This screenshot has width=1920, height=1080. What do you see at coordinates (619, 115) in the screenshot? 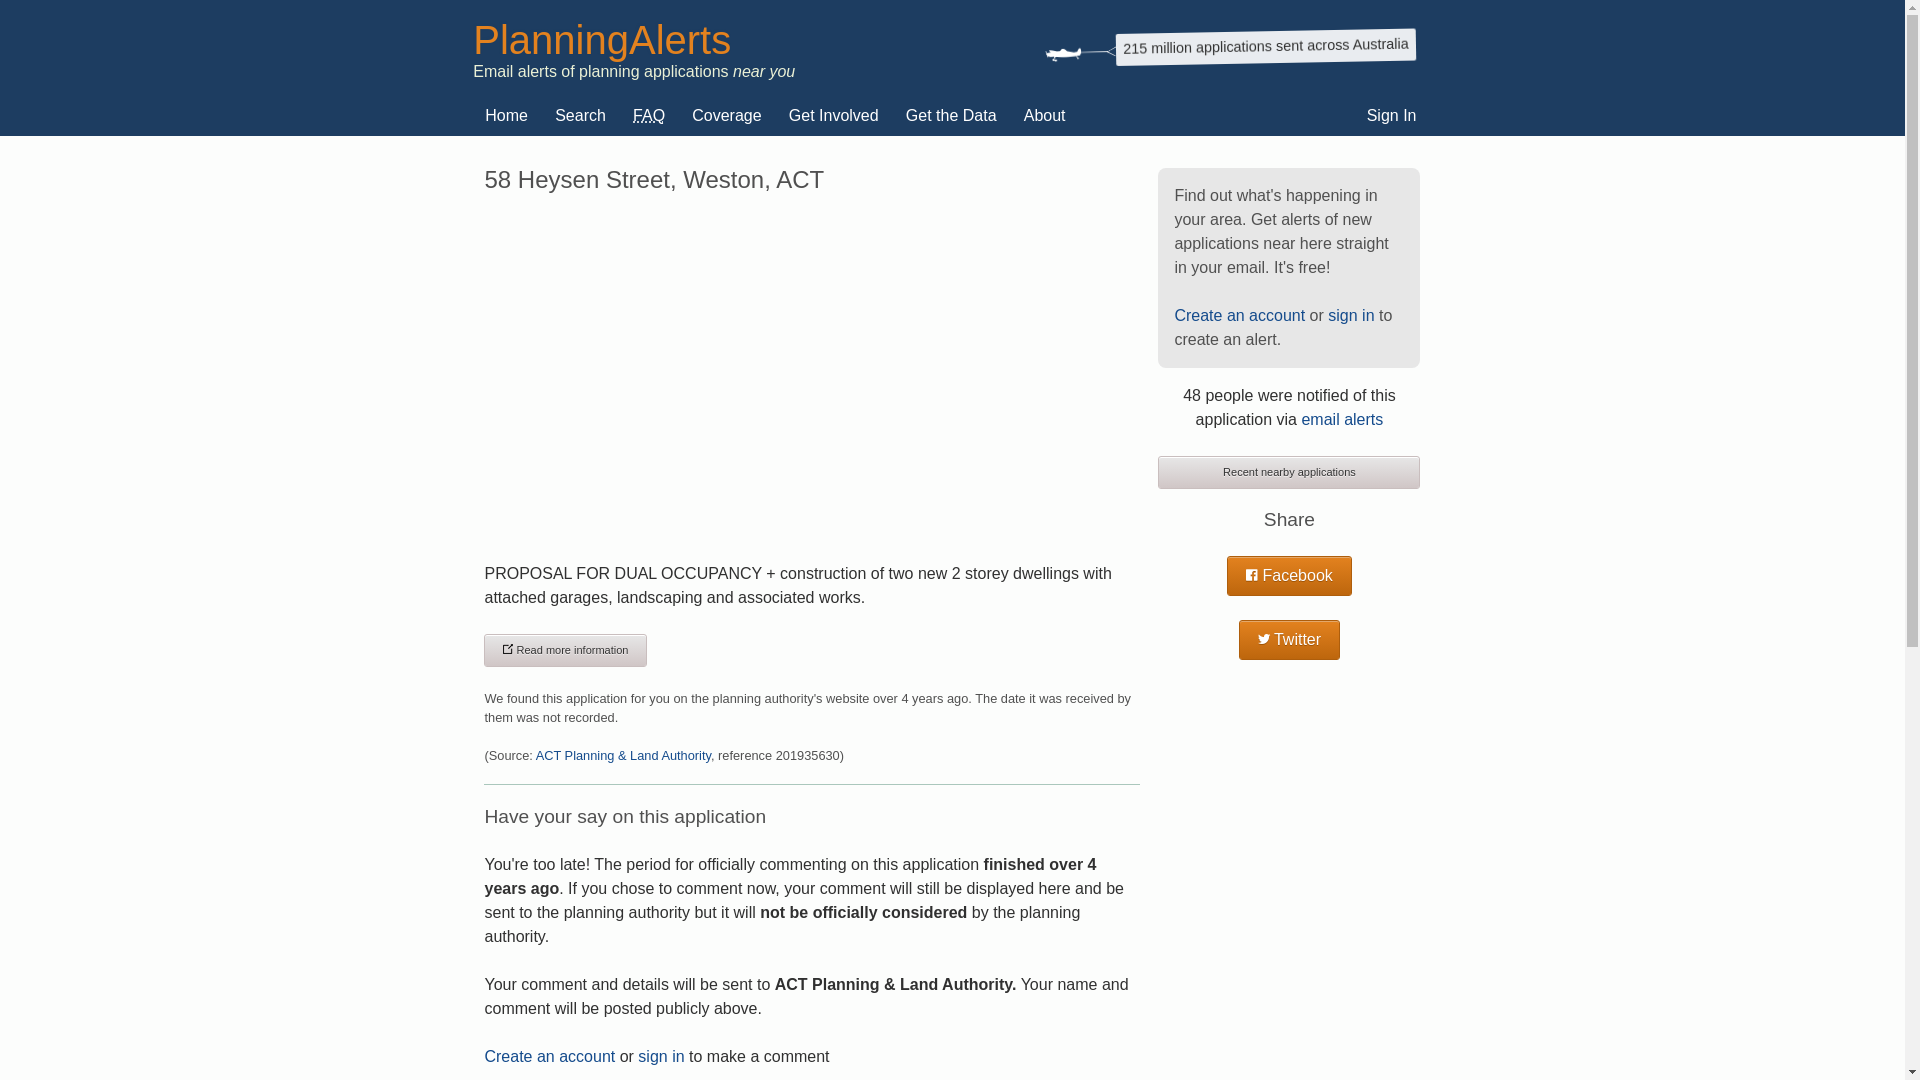
I see `'FAQ'` at bounding box center [619, 115].